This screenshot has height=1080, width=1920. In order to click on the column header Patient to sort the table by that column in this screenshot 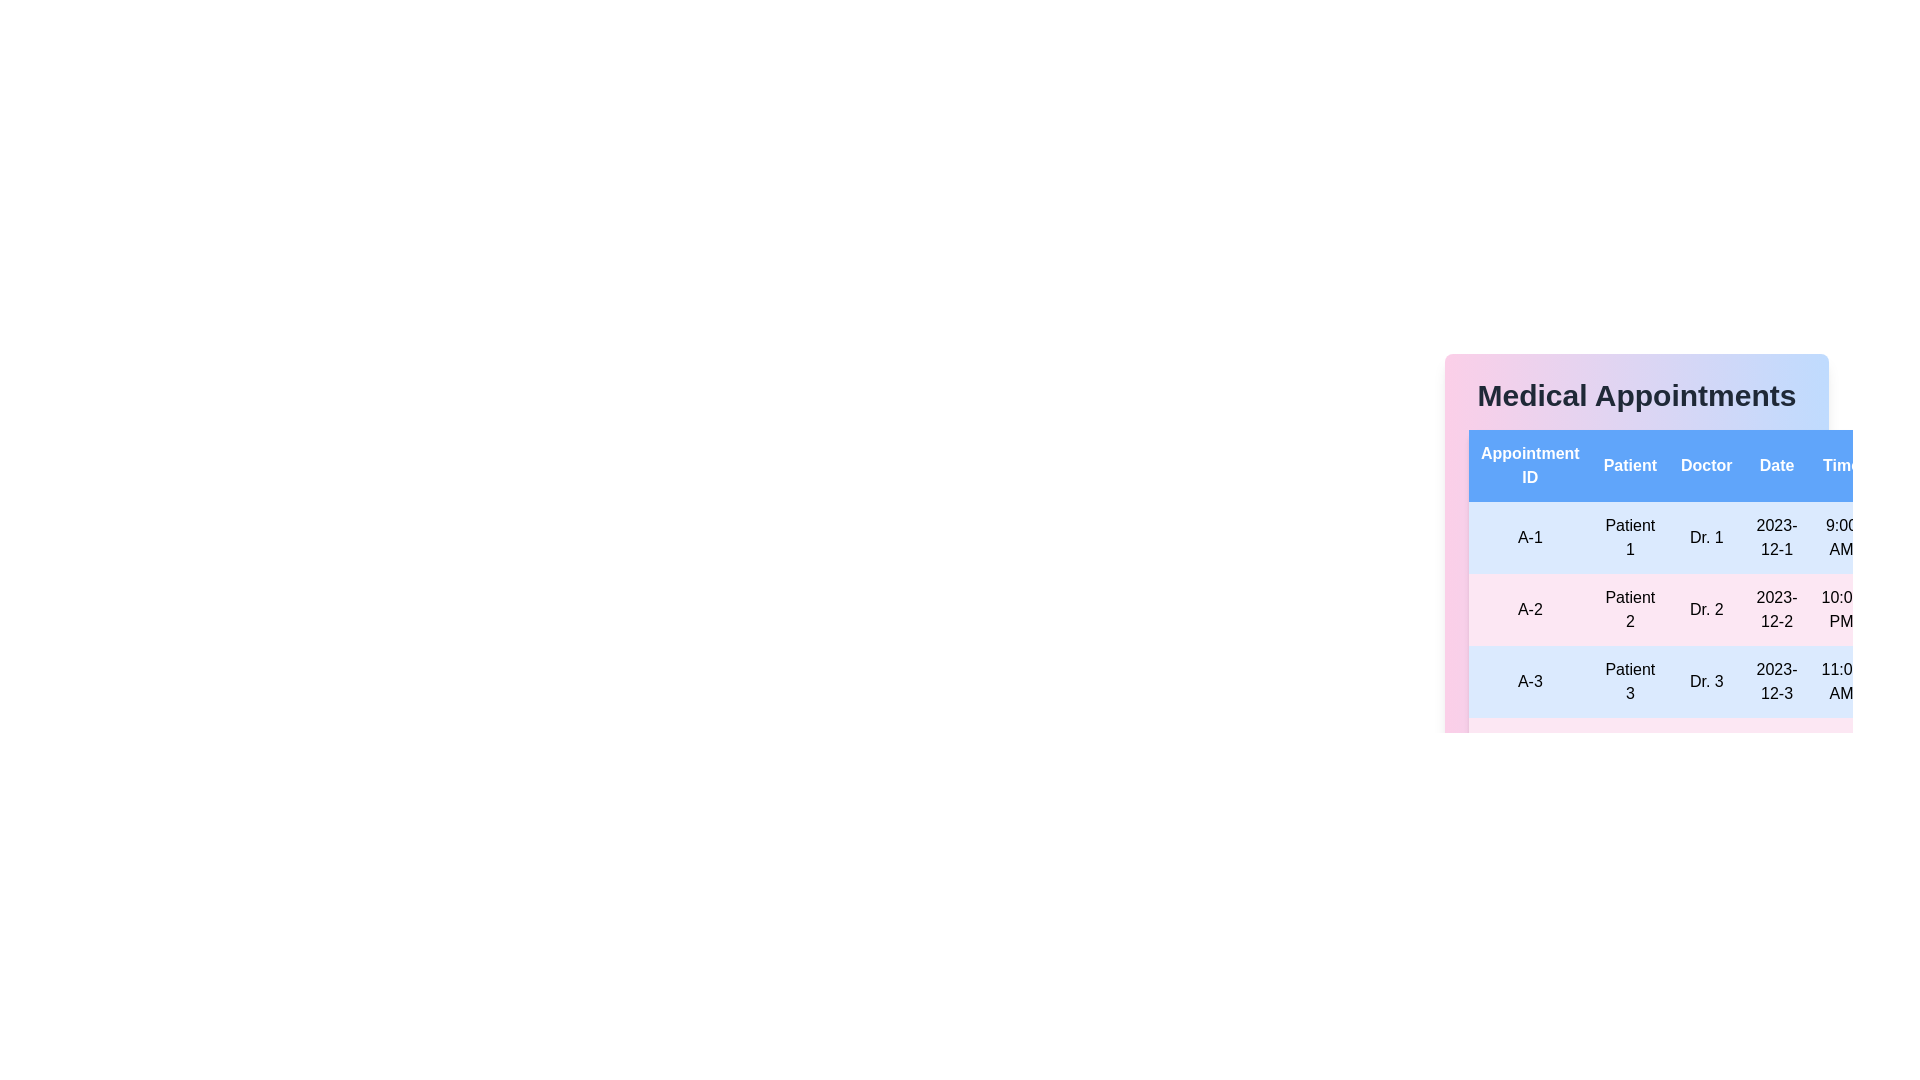, I will do `click(1630, 466)`.